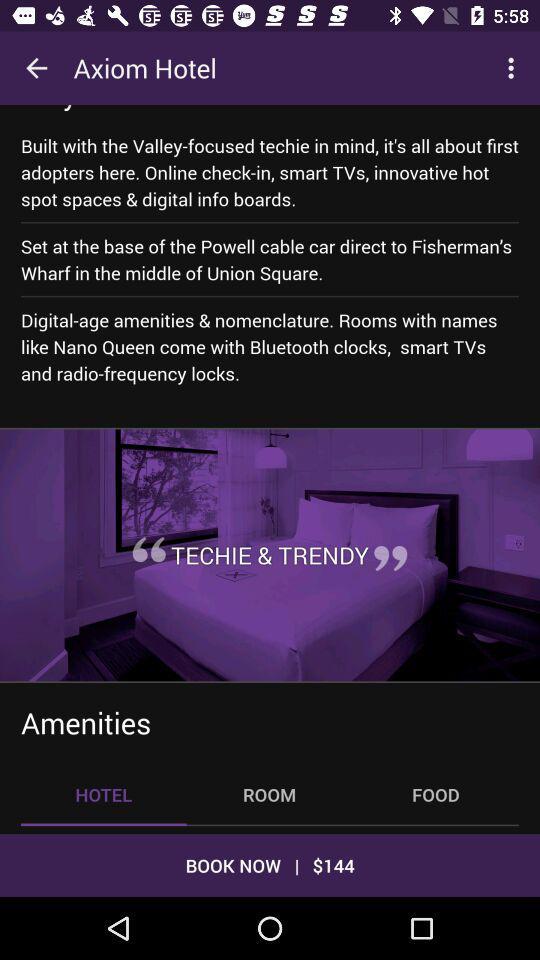 This screenshot has height=960, width=540. Describe the element at coordinates (270, 171) in the screenshot. I see `icon below why we like item` at that location.